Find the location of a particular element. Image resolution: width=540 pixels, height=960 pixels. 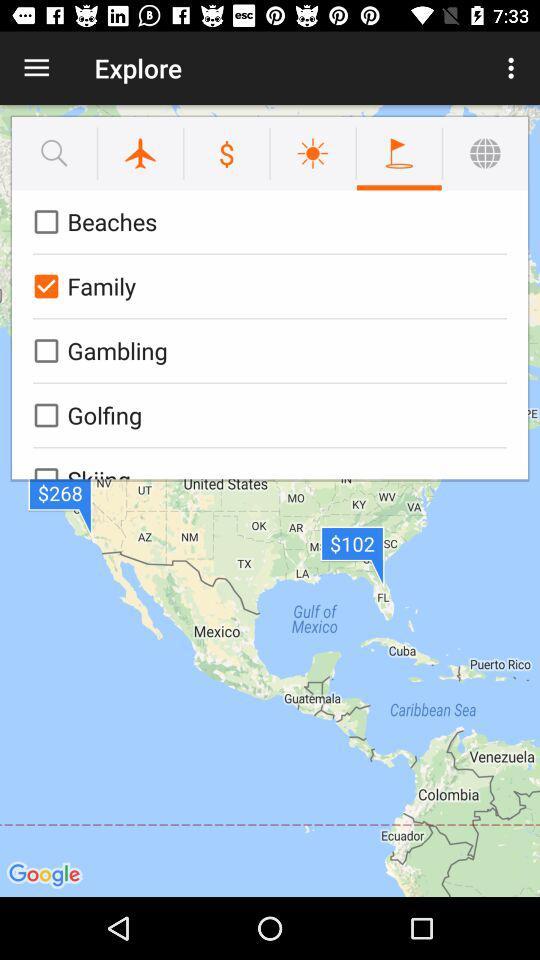

item to the right of explore item is located at coordinates (513, 68).